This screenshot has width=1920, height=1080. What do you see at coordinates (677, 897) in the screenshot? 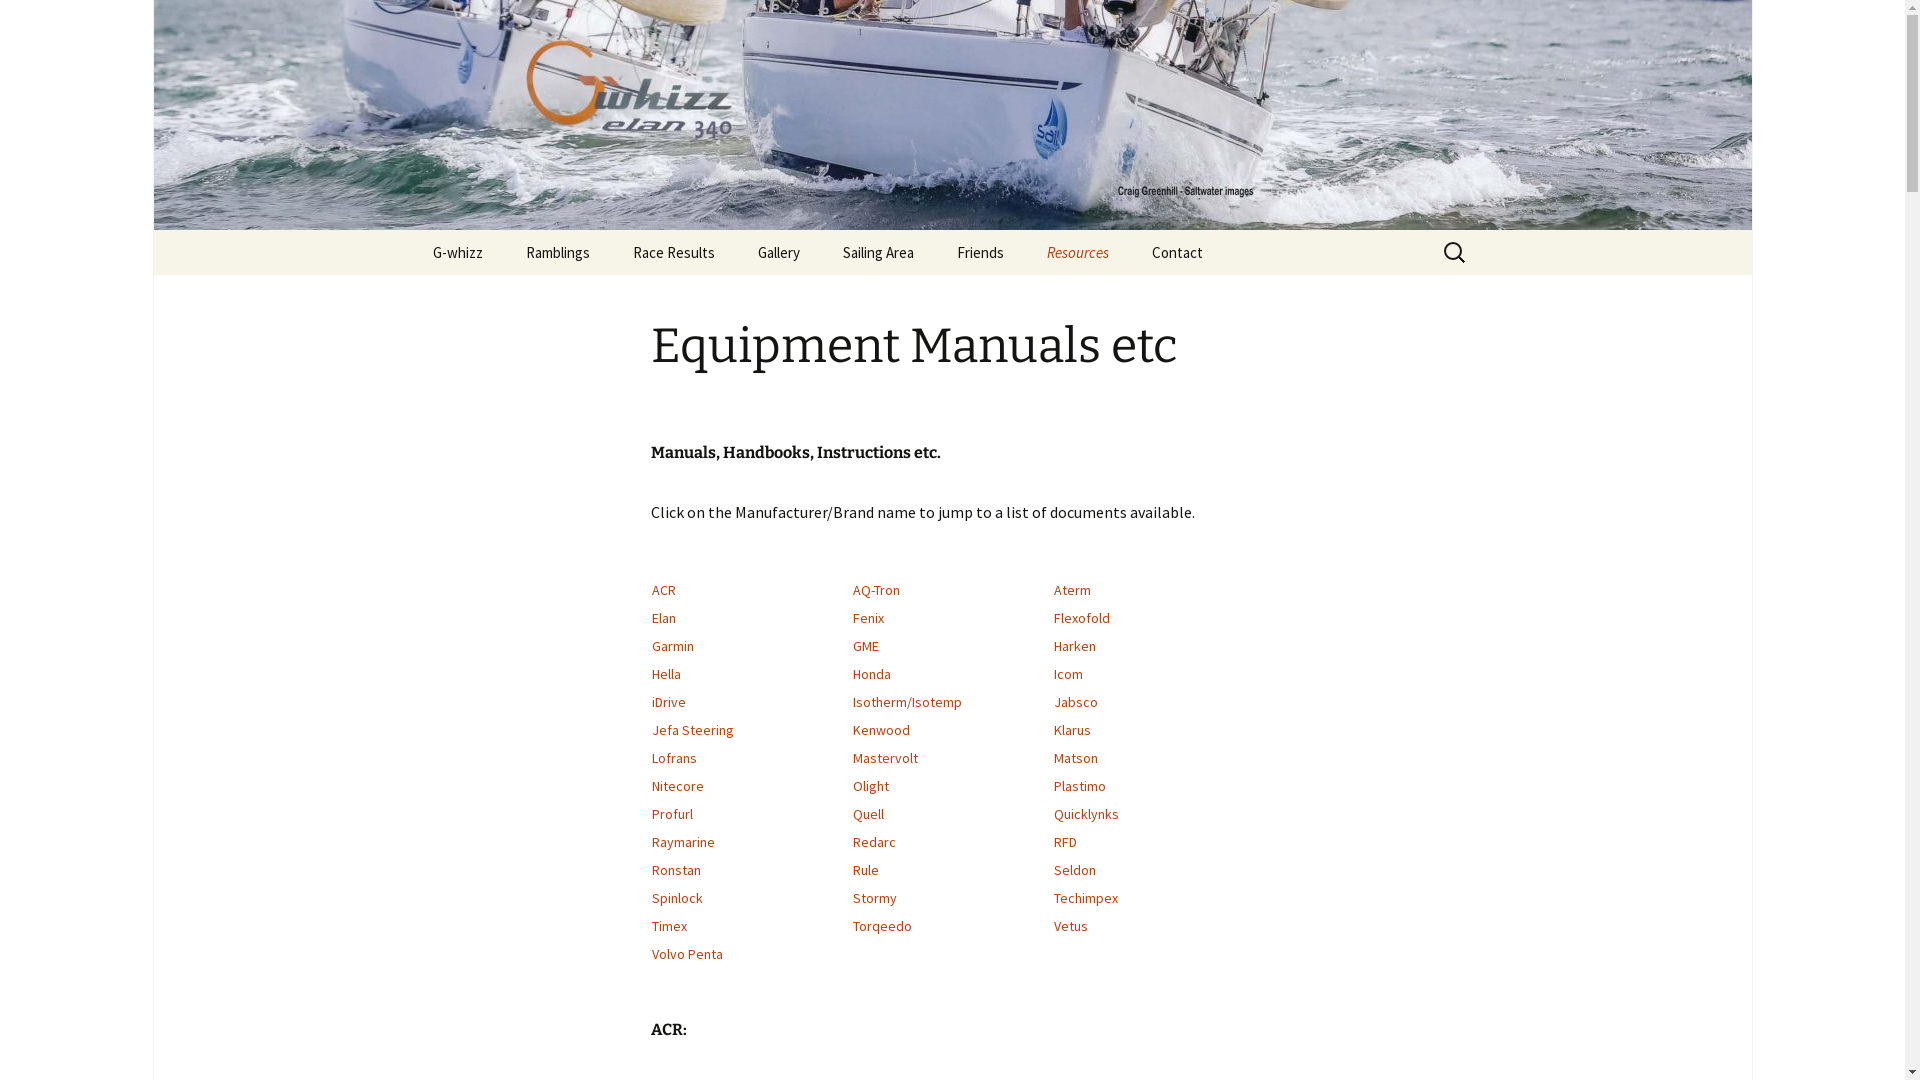
I see `'Spinlock'` at bounding box center [677, 897].